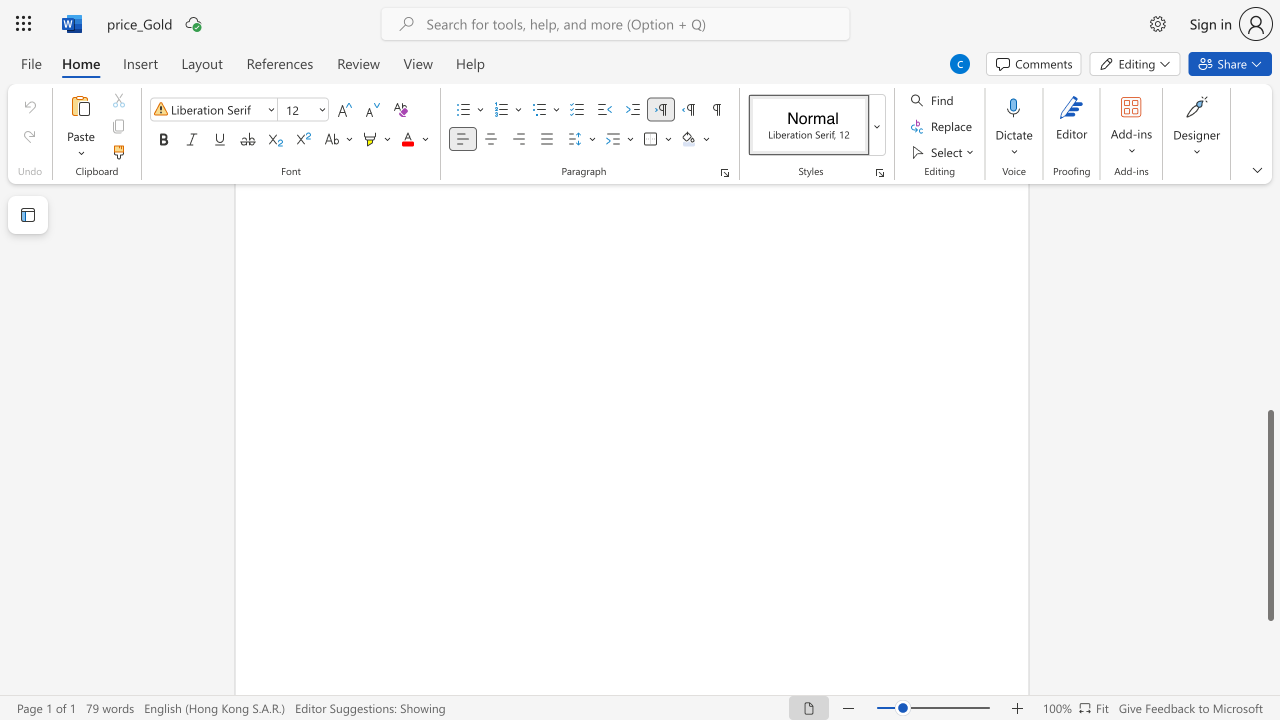 The image size is (1280, 720). Describe the element at coordinates (1269, 280) in the screenshot. I see `the vertical scrollbar to raise the page content` at that location.